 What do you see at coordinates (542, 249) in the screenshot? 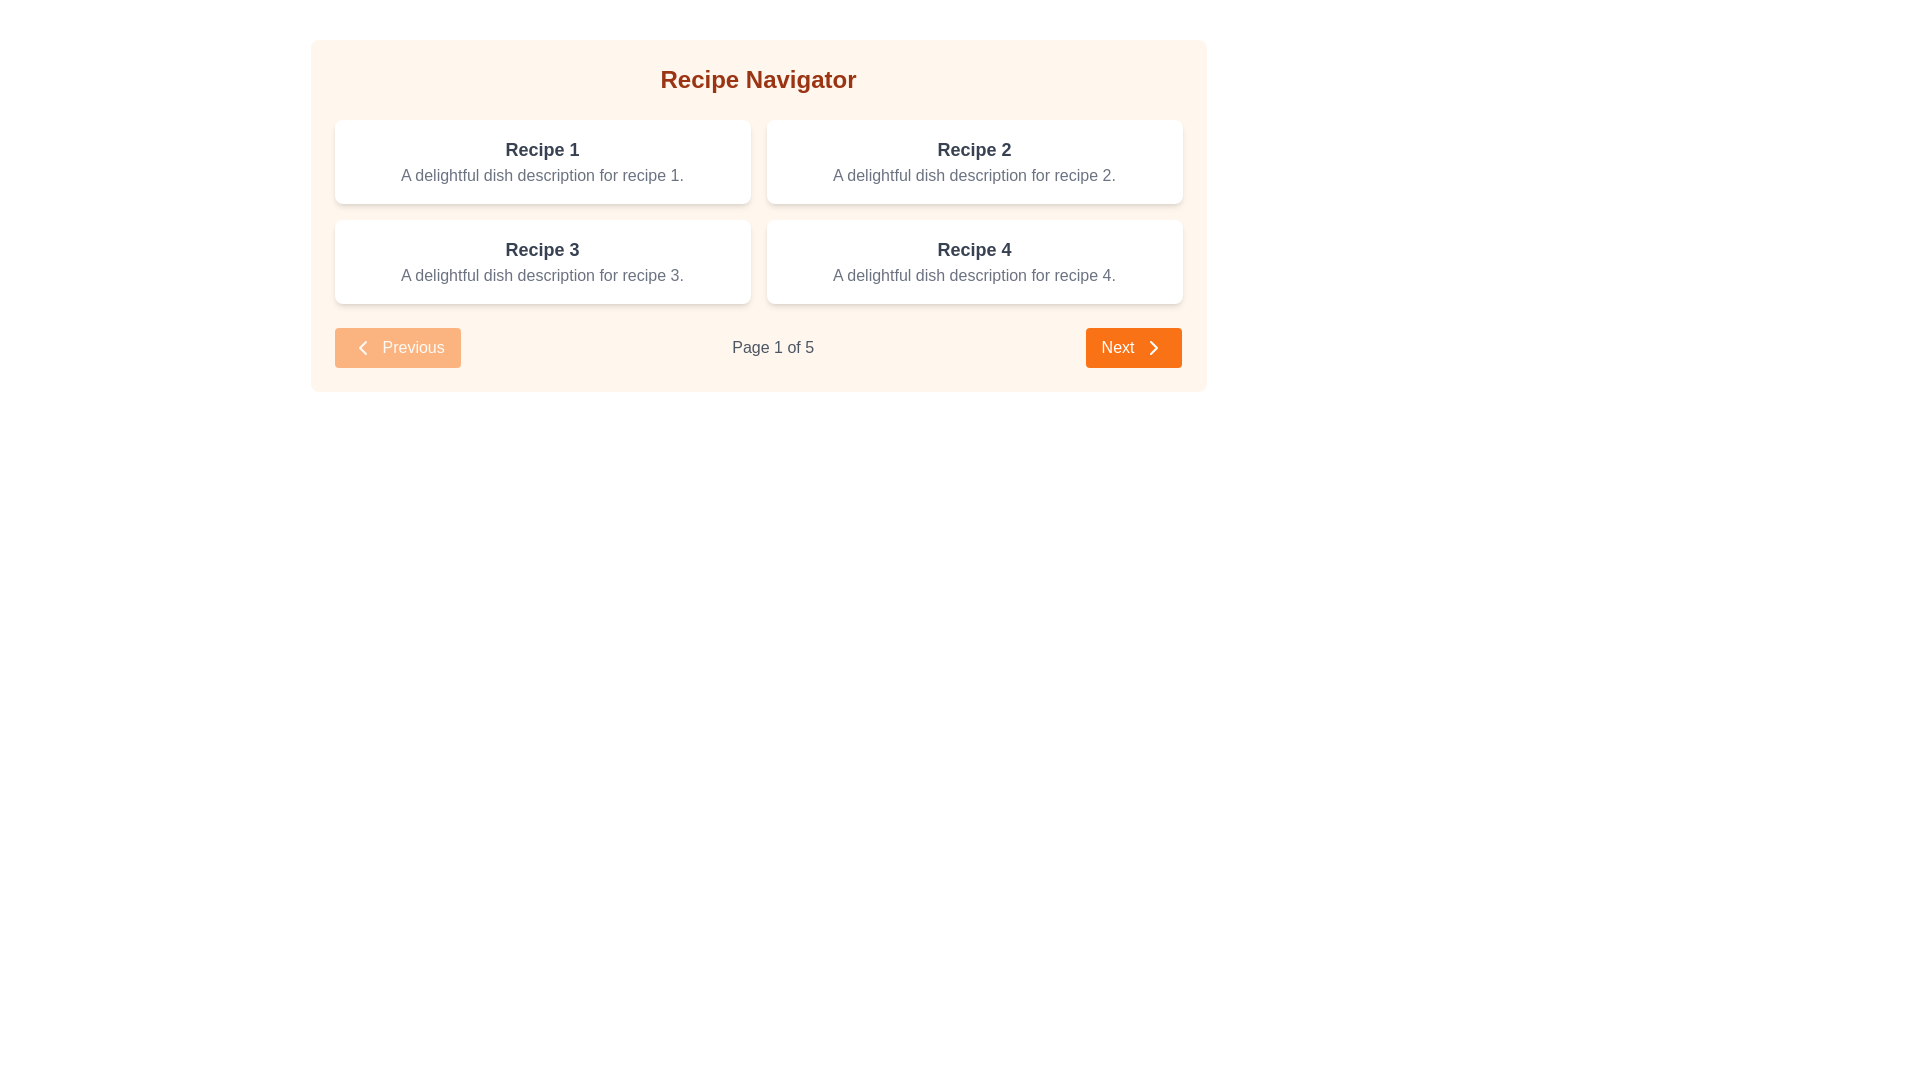
I see `the title text label of the recipe card located in the bottom-left area of the grid of recipe cards` at bounding box center [542, 249].